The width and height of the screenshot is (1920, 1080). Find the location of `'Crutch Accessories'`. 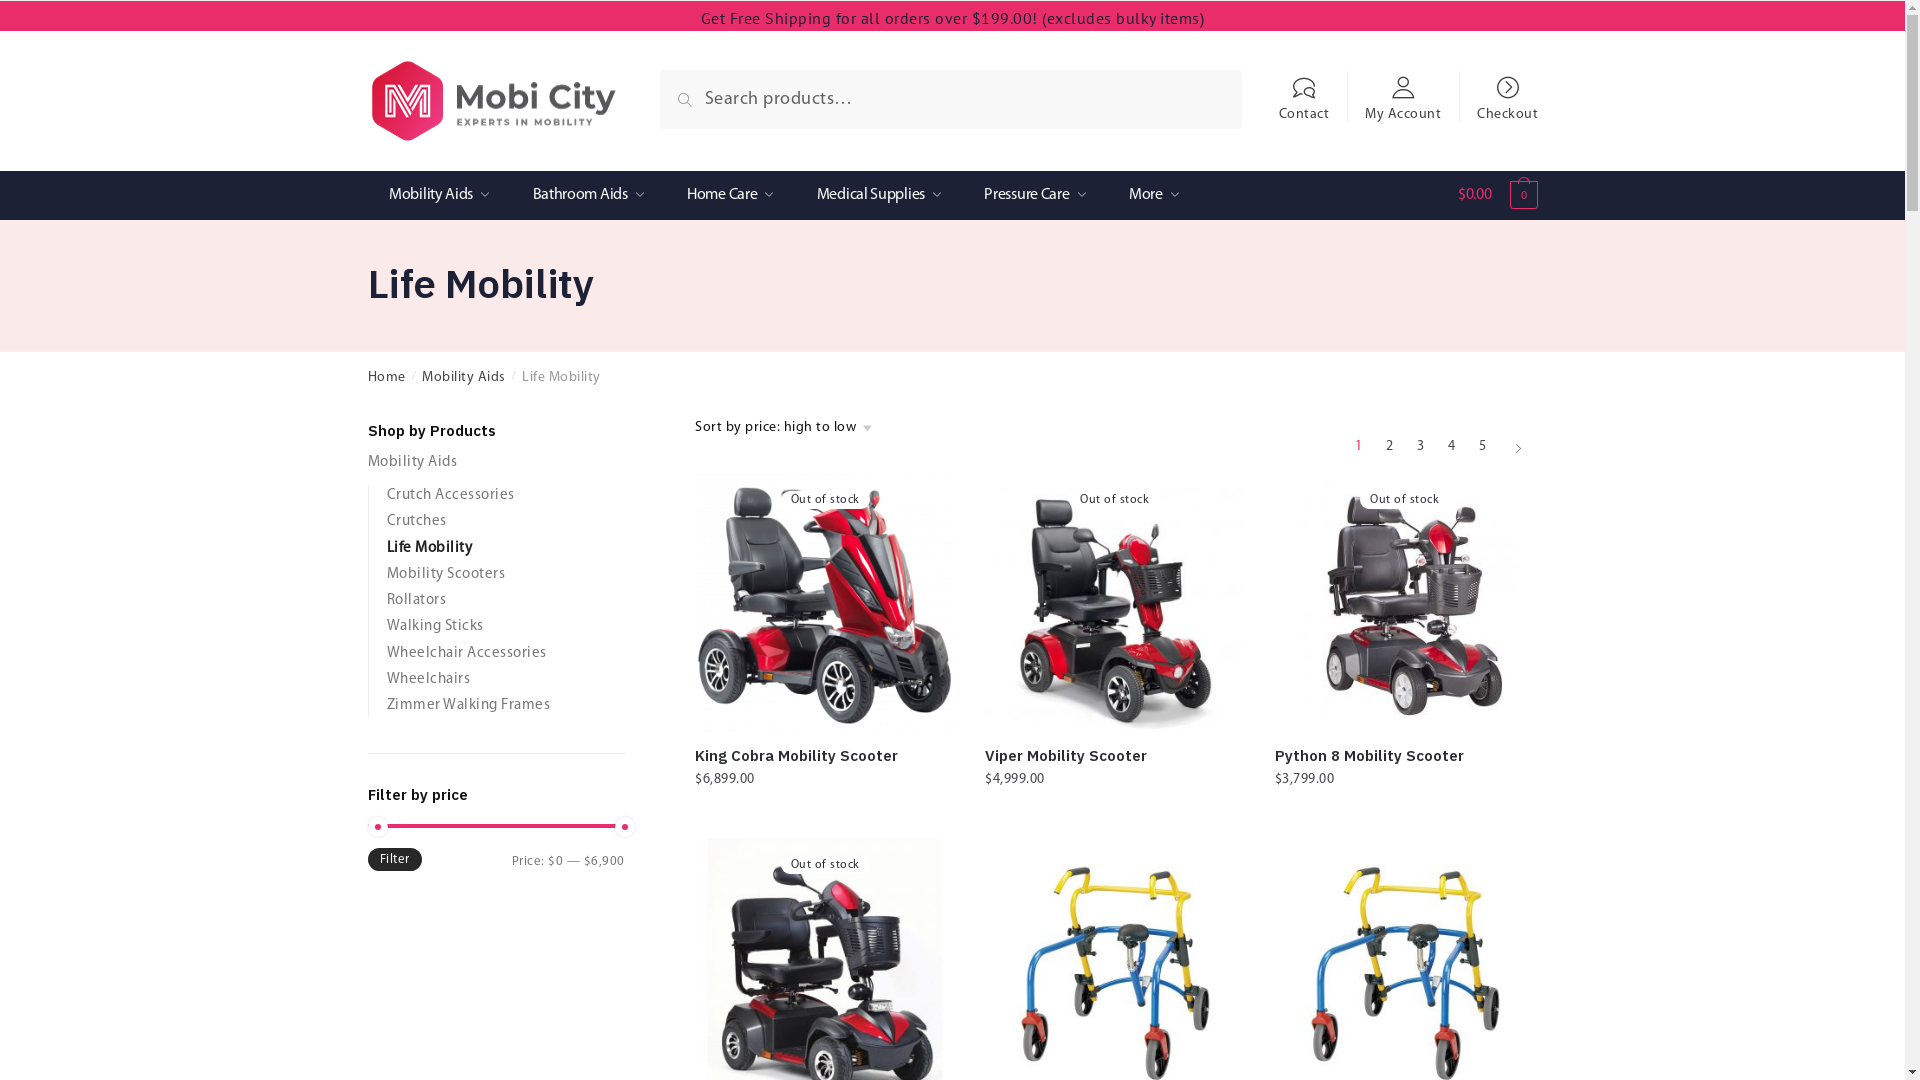

'Crutch Accessories' is located at coordinates (385, 495).